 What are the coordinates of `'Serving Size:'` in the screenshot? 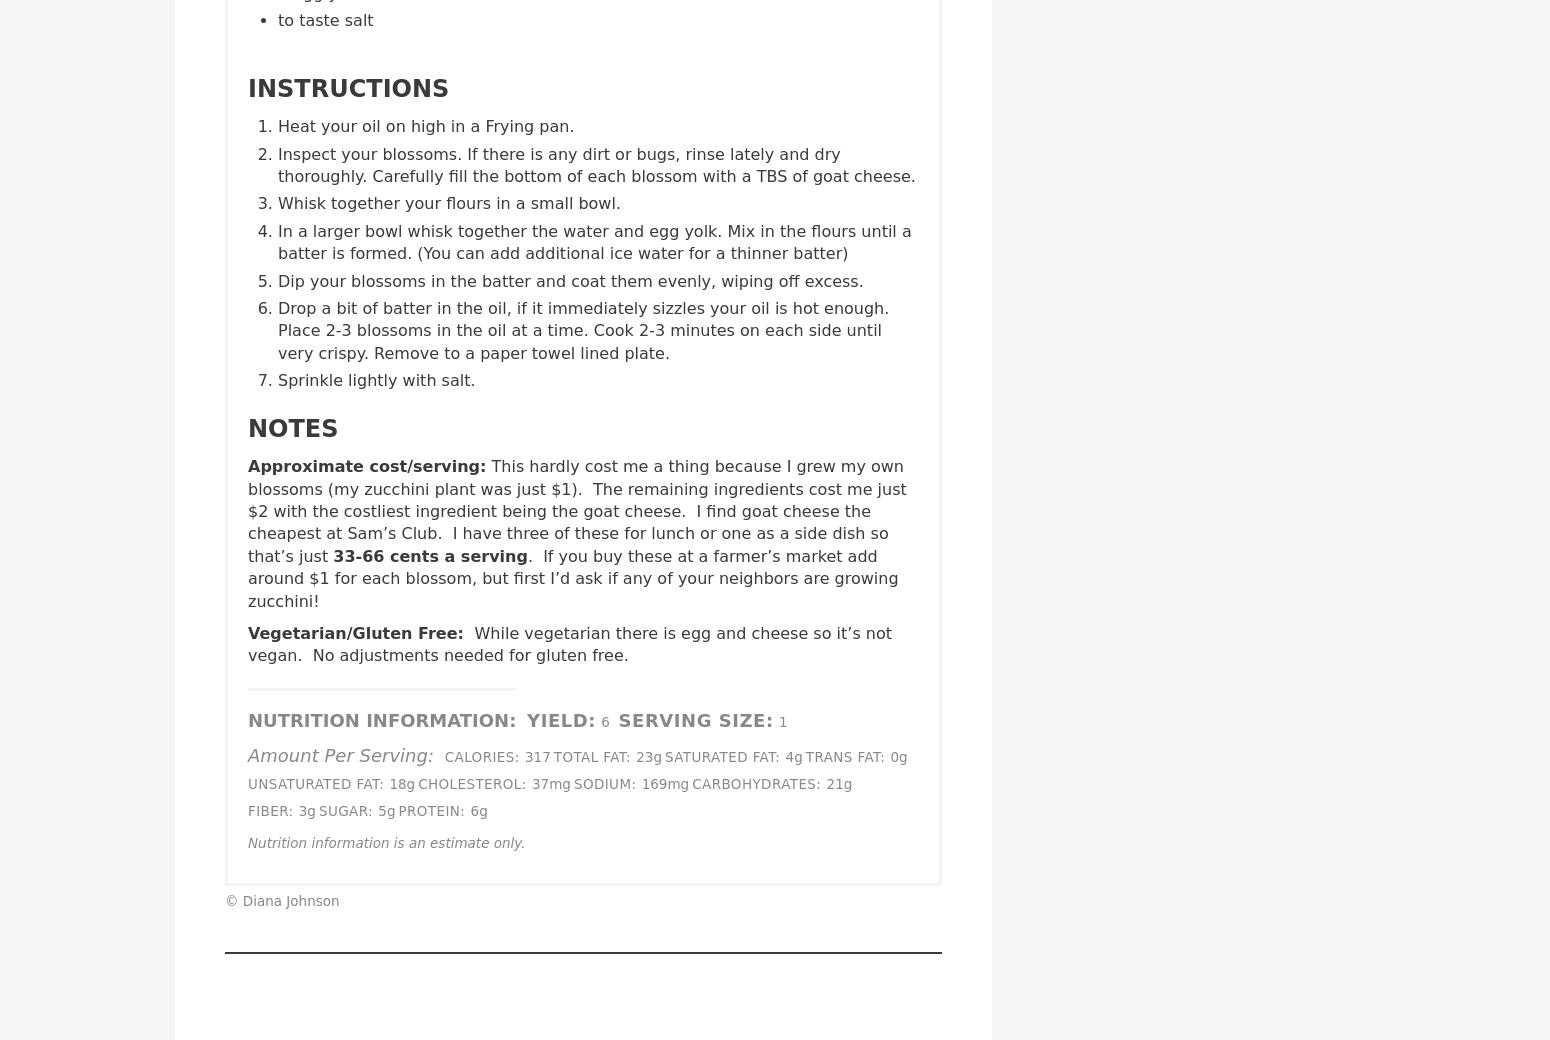 It's located at (694, 719).